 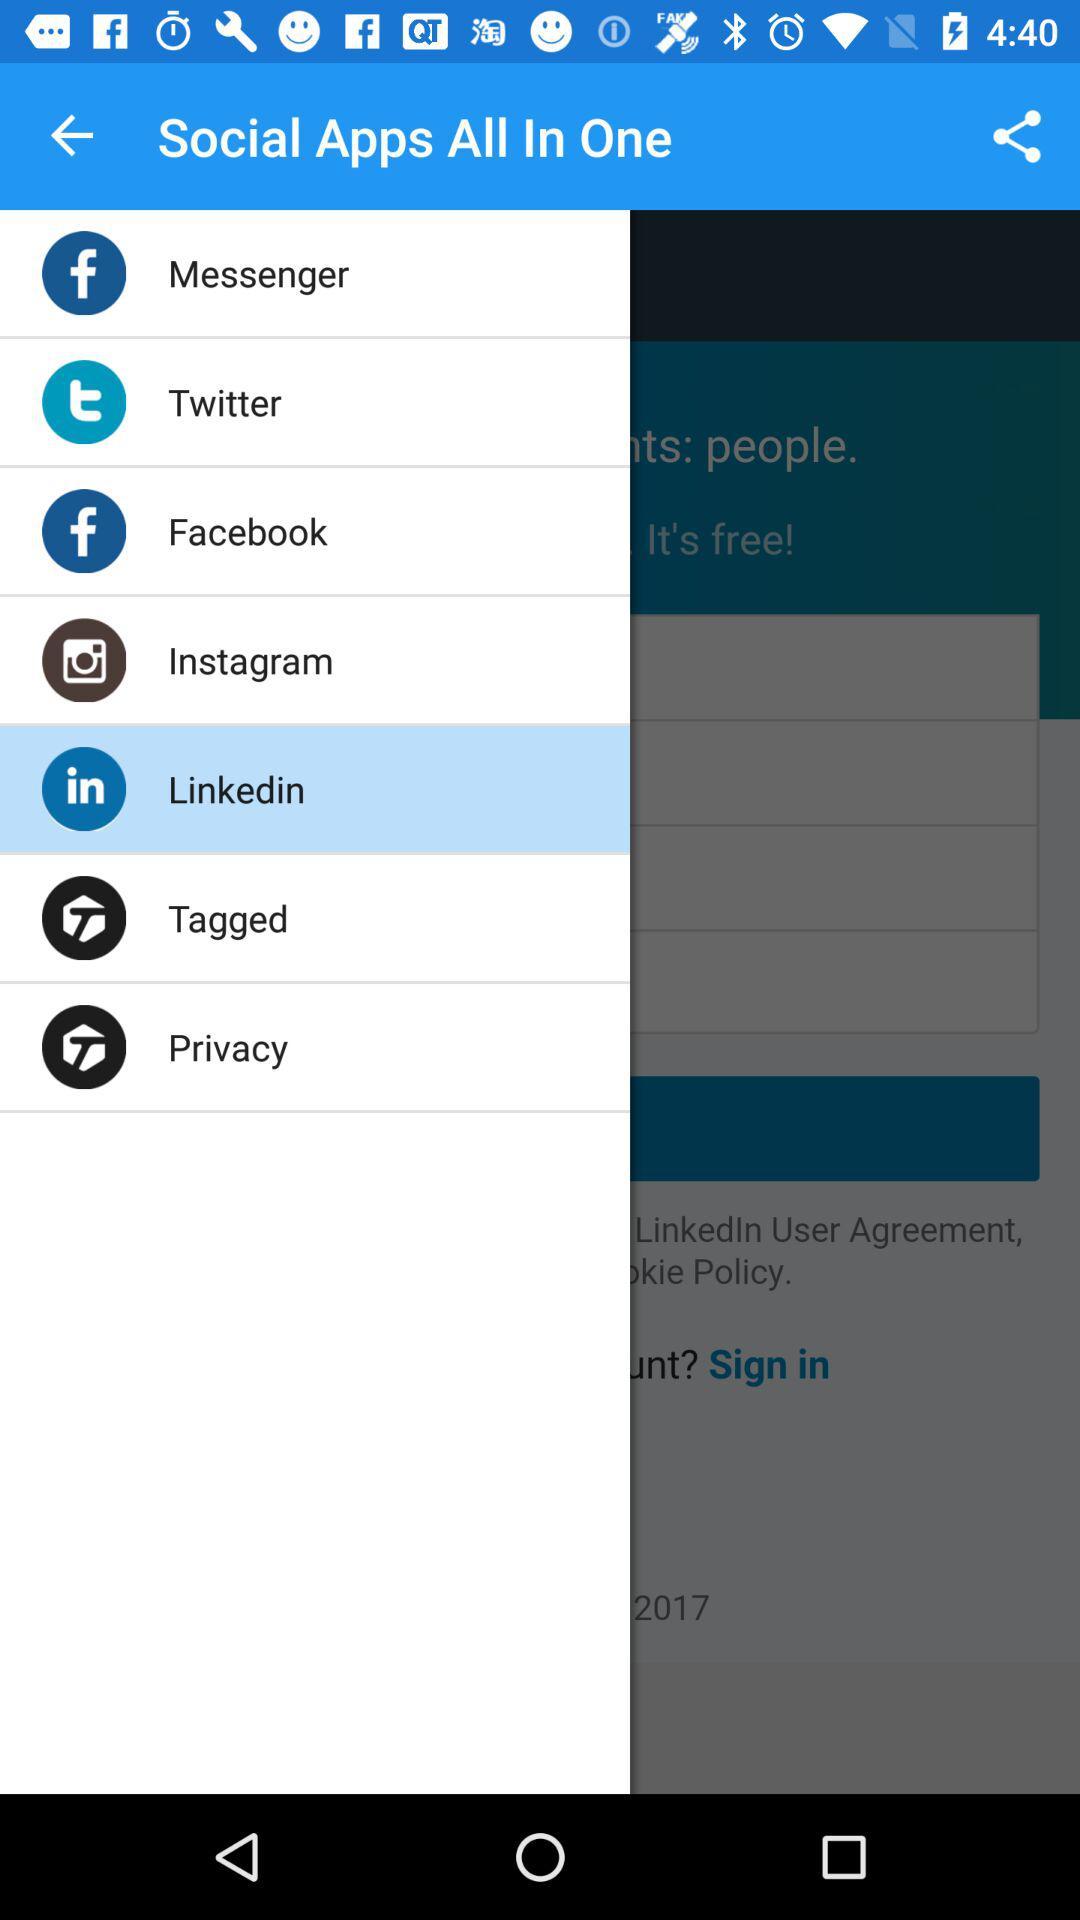 What do you see at coordinates (235, 787) in the screenshot?
I see `linkedin` at bounding box center [235, 787].